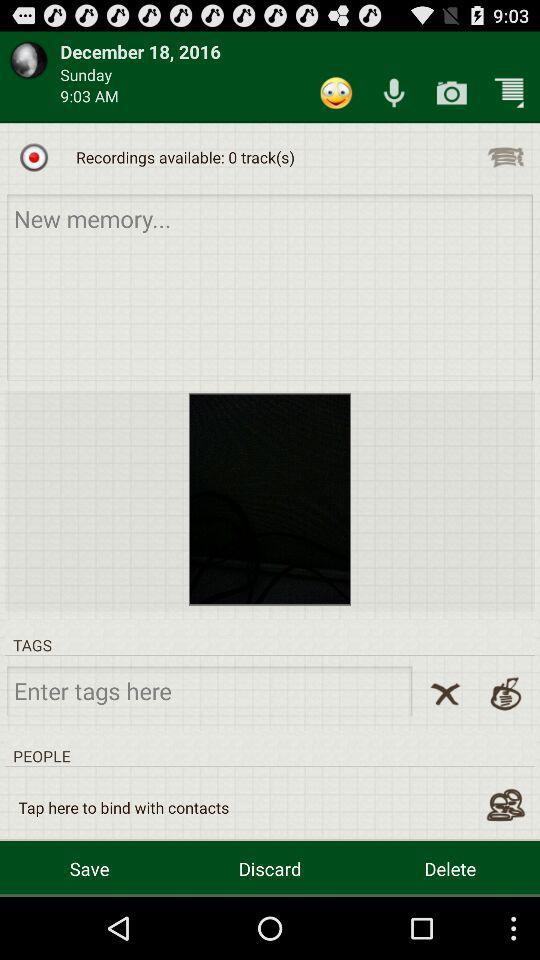  Describe the element at coordinates (504, 805) in the screenshot. I see `open list of contacts` at that location.